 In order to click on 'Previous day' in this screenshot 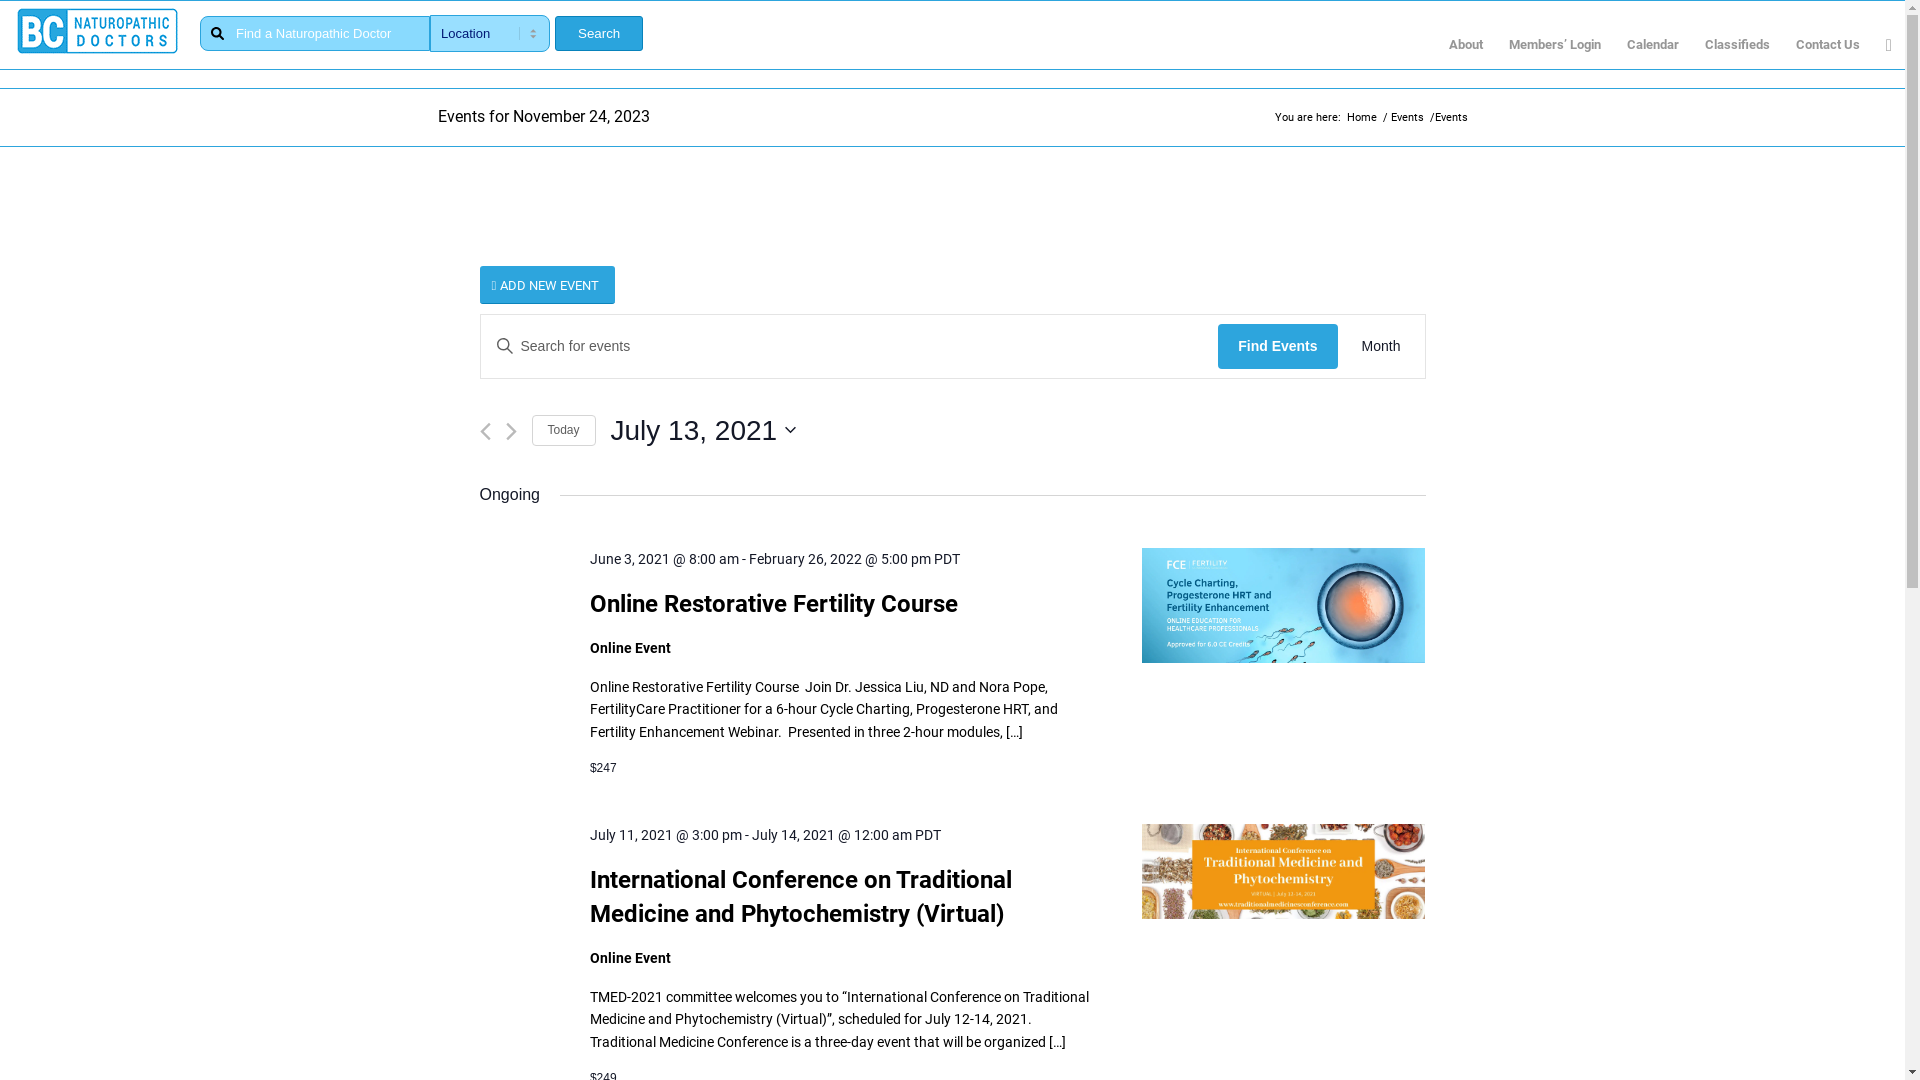, I will do `click(485, 430)`.